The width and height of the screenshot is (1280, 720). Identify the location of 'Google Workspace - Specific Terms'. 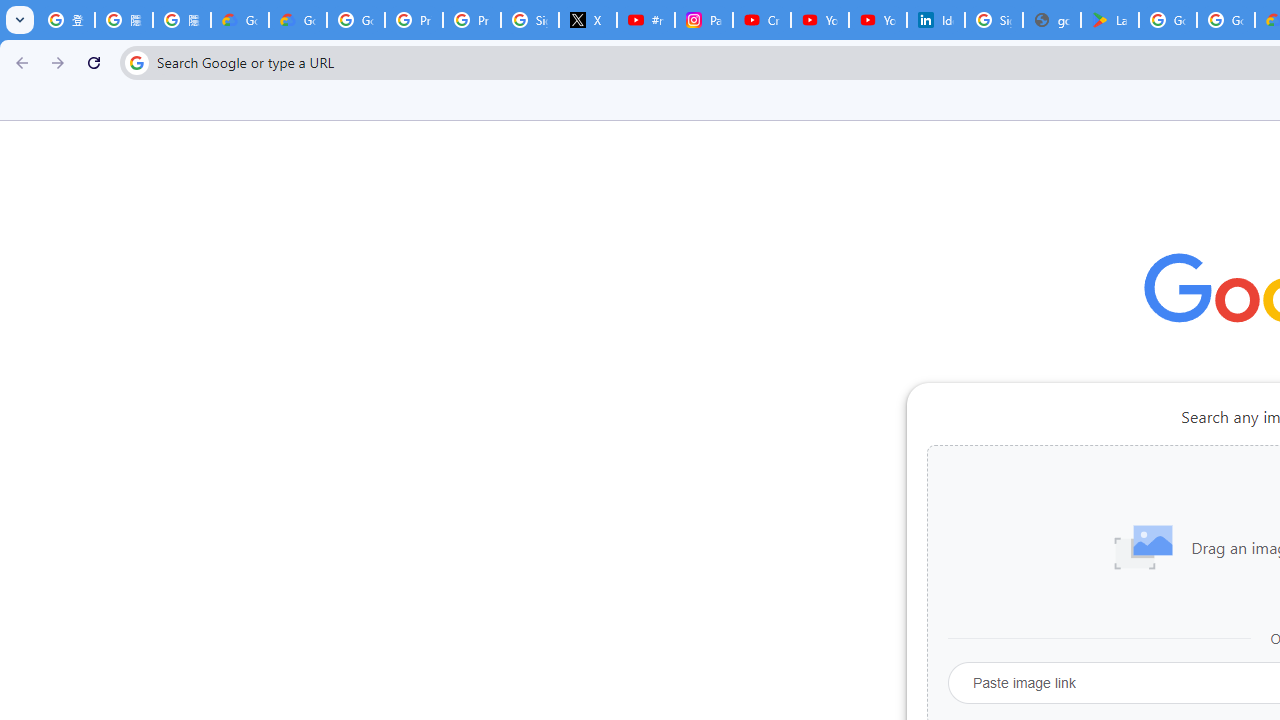
(1225, 20).